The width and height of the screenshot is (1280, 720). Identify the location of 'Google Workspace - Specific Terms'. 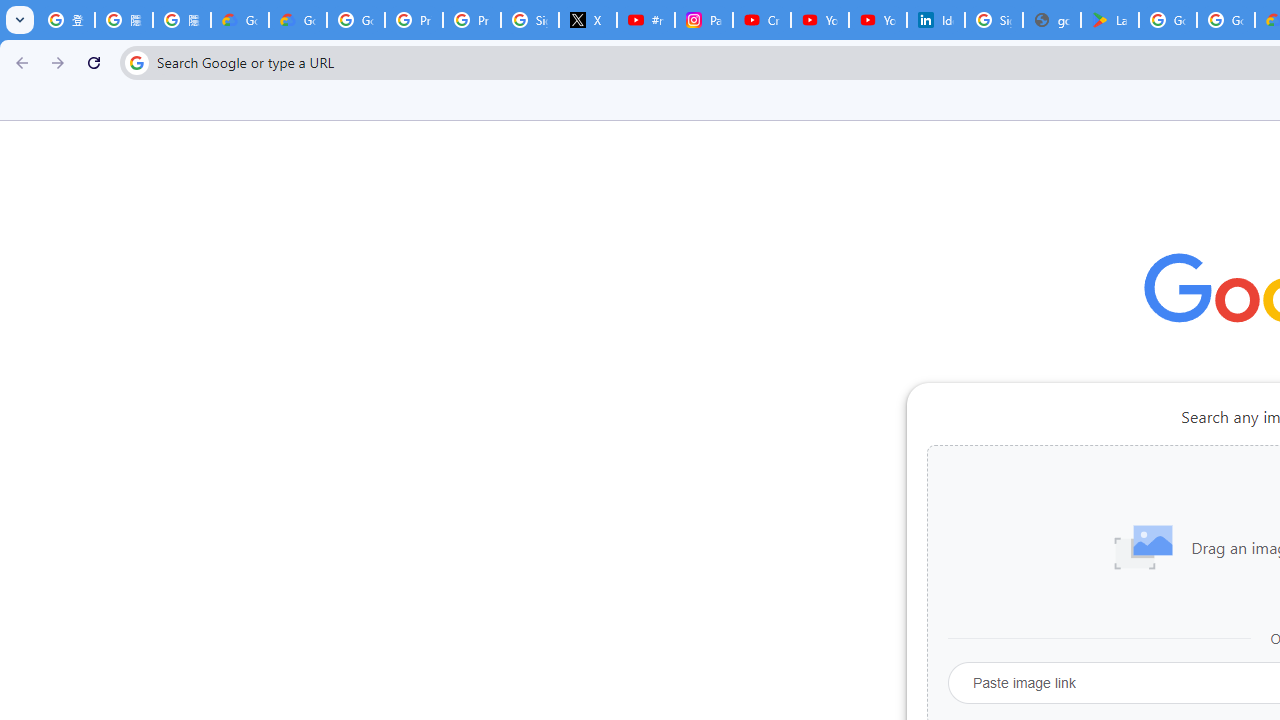
(1225, 20).